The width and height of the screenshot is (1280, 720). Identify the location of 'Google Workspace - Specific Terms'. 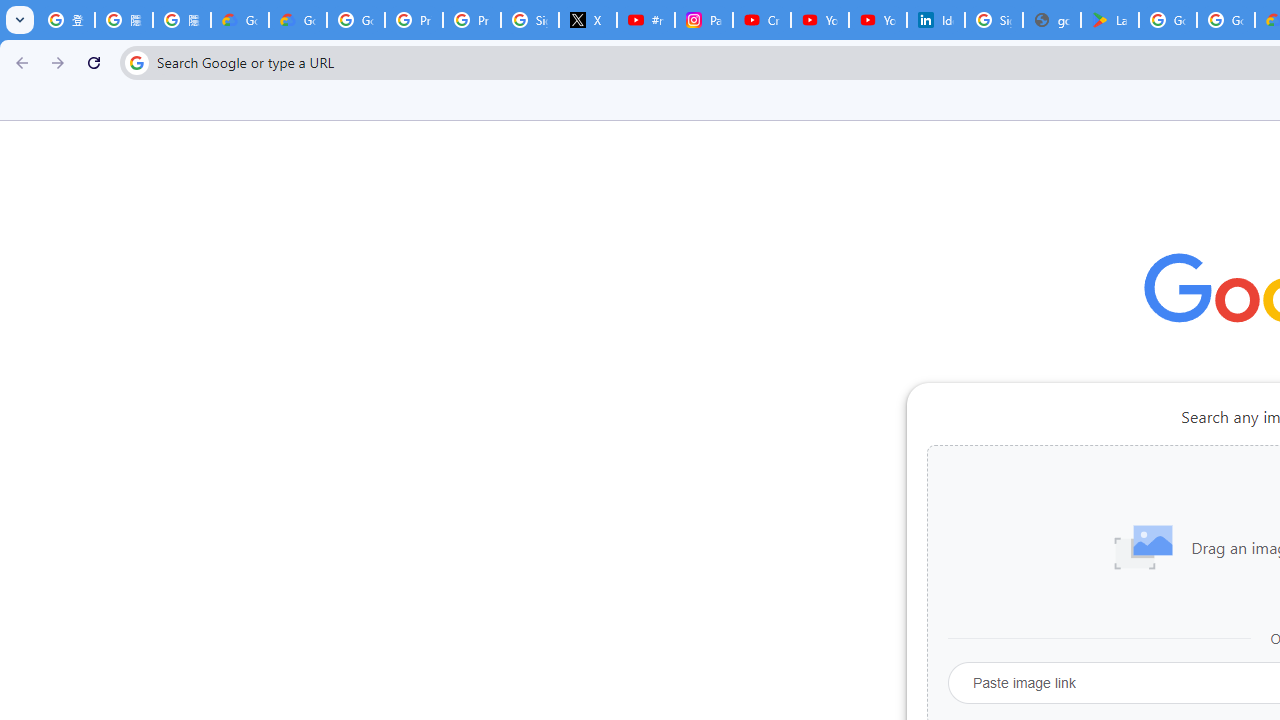
(1225, 20).